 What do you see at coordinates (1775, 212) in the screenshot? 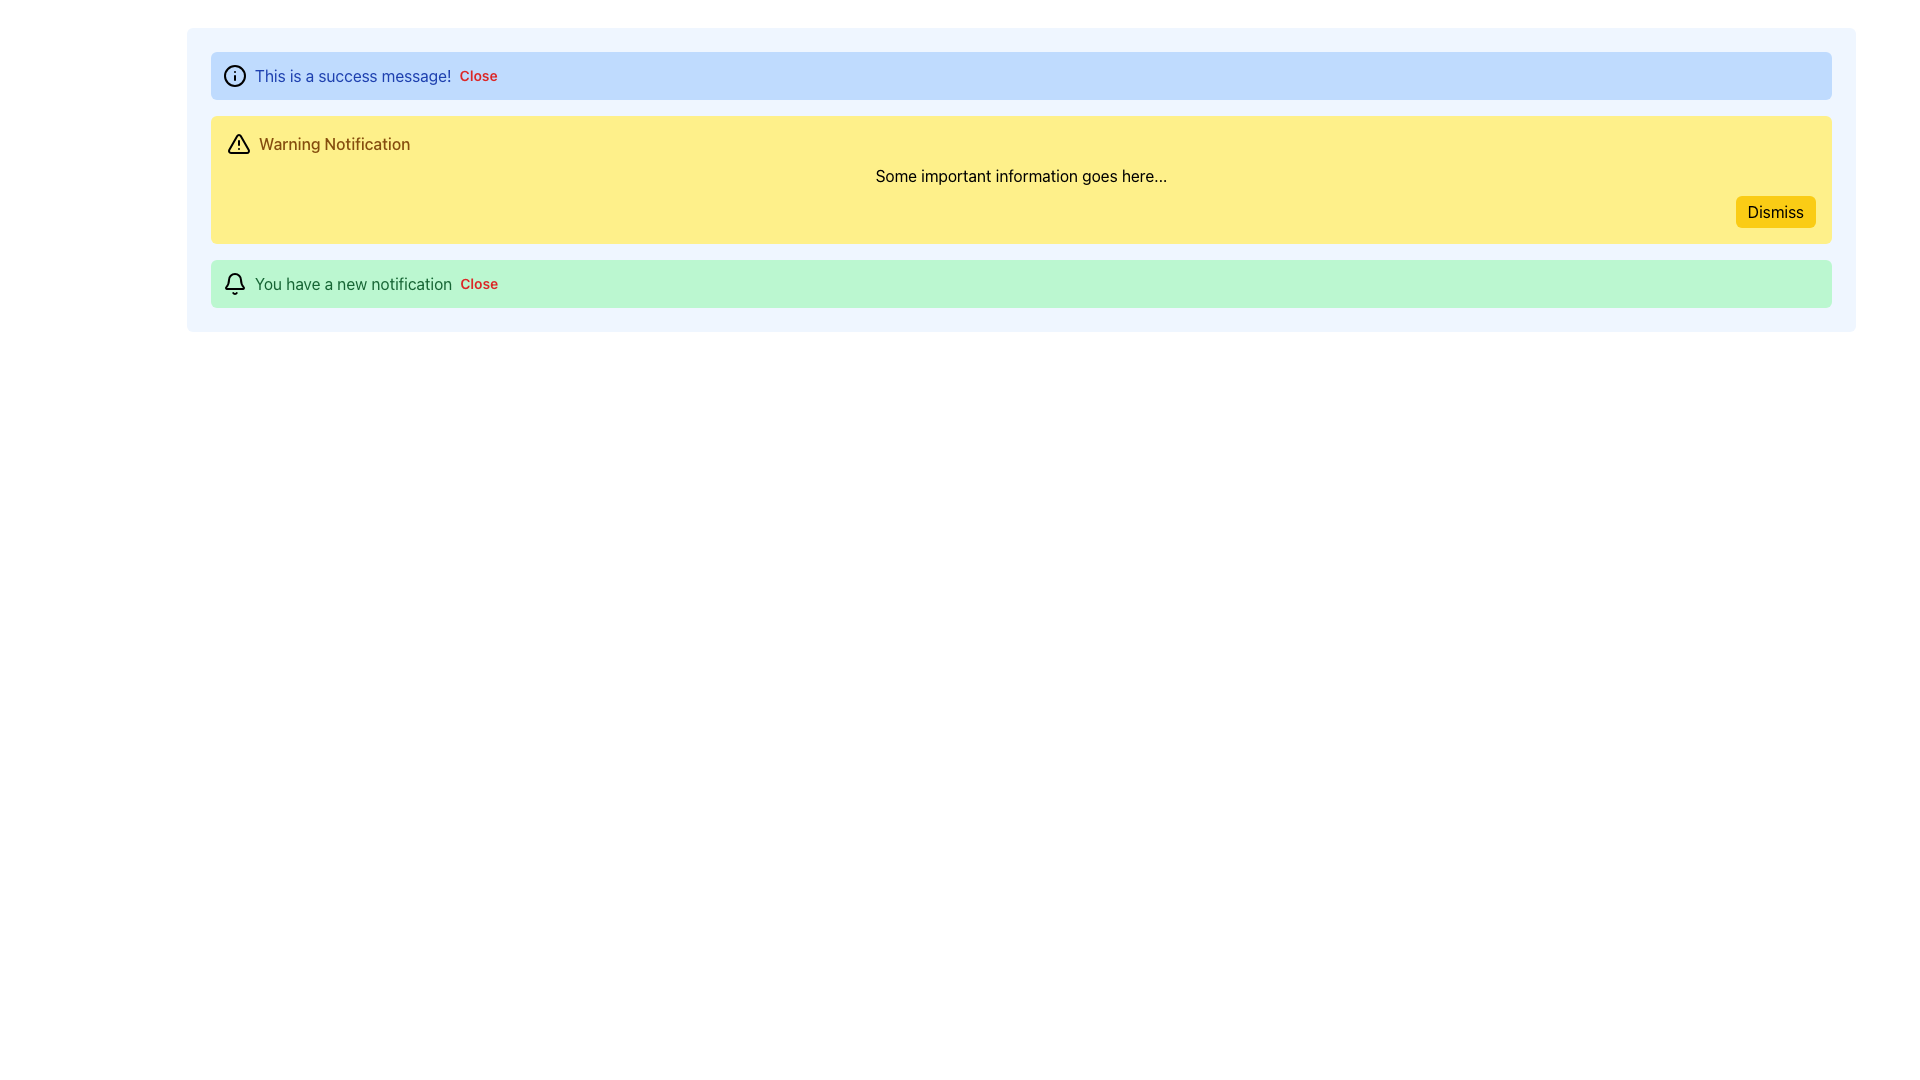
I see `the dismiss button located at the bottom-right corner of the yellow notification box` at bounding box center [1775, 212].